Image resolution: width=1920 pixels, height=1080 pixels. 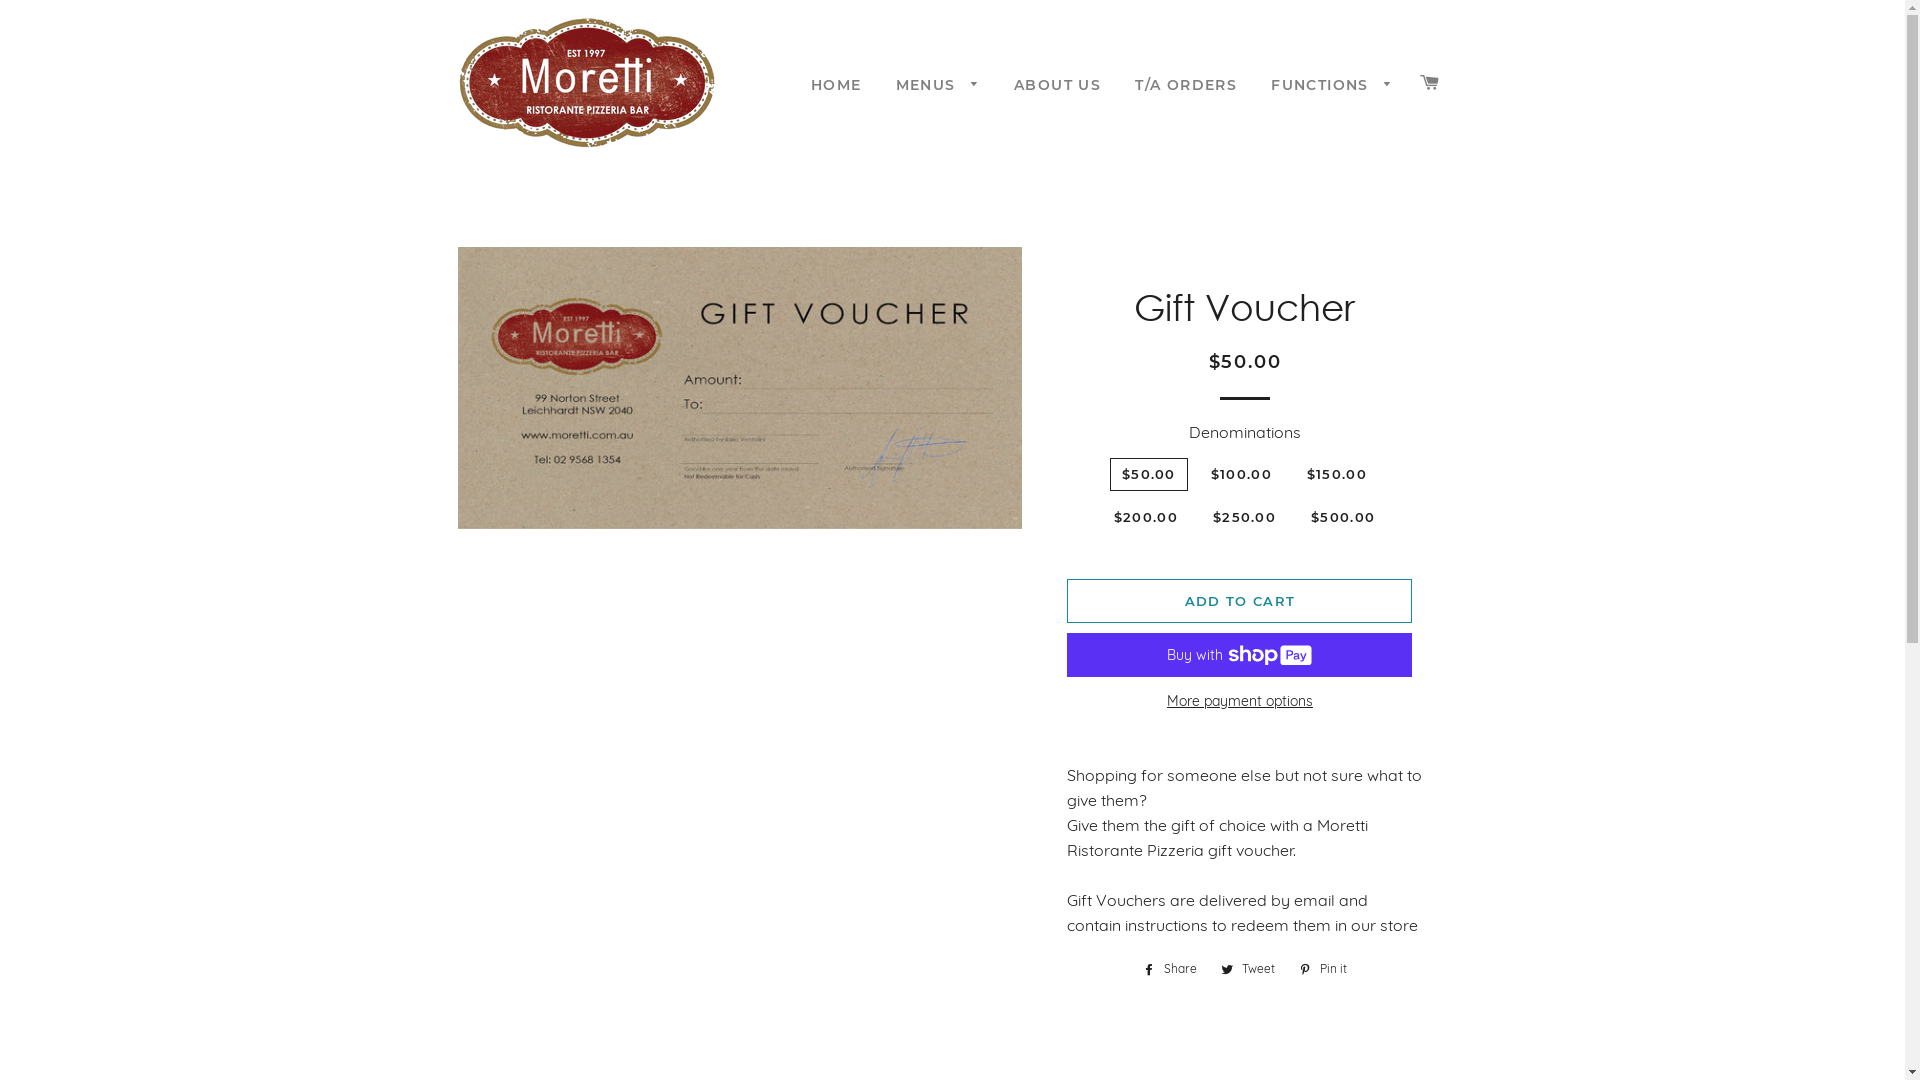 I want to click on 'Share, so click(x=1132, y=967).